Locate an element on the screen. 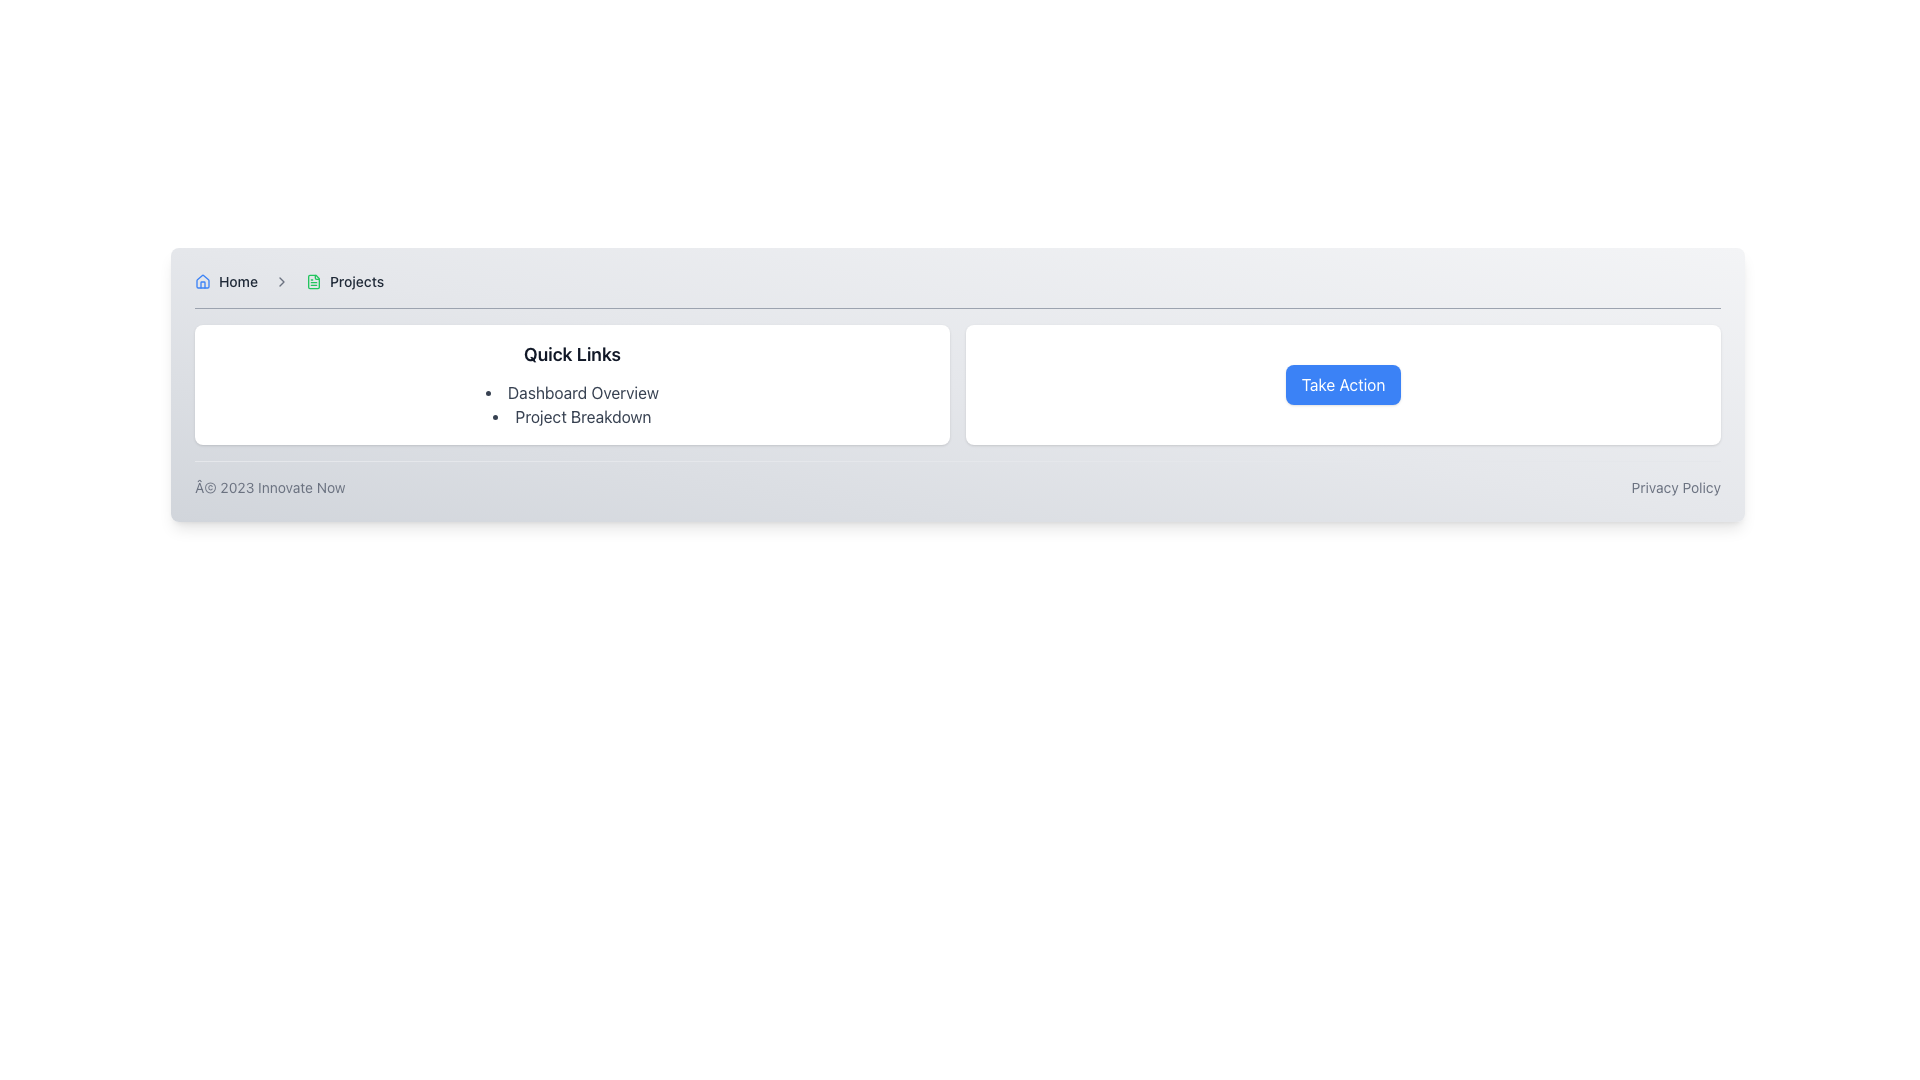 The height and width of the screenshot is (1080, 1920). static text element displaying '© 2023 Innovate Now' located at the bottom-left corner of the interface is located at coordinates (269, 488).